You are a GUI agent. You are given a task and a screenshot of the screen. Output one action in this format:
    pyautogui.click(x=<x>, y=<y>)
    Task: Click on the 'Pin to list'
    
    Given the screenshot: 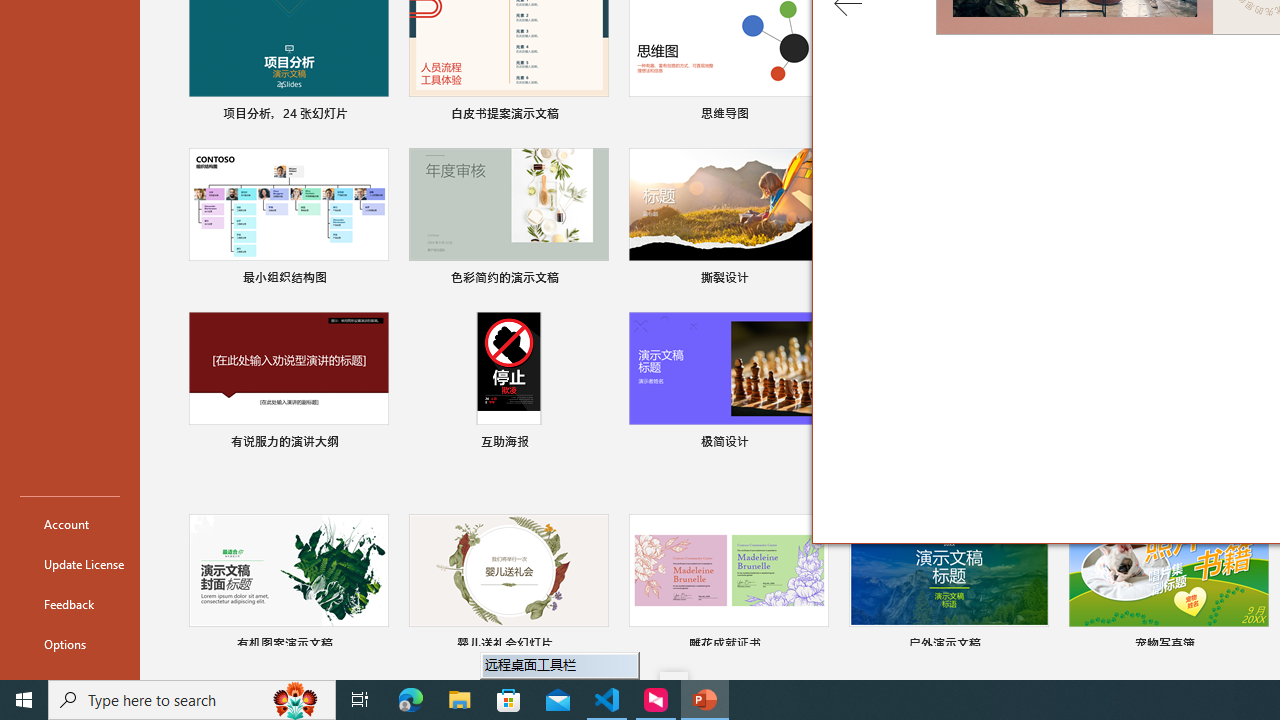 What is the action you would take?
    pyautogui.click(x=1254, y=645)
    